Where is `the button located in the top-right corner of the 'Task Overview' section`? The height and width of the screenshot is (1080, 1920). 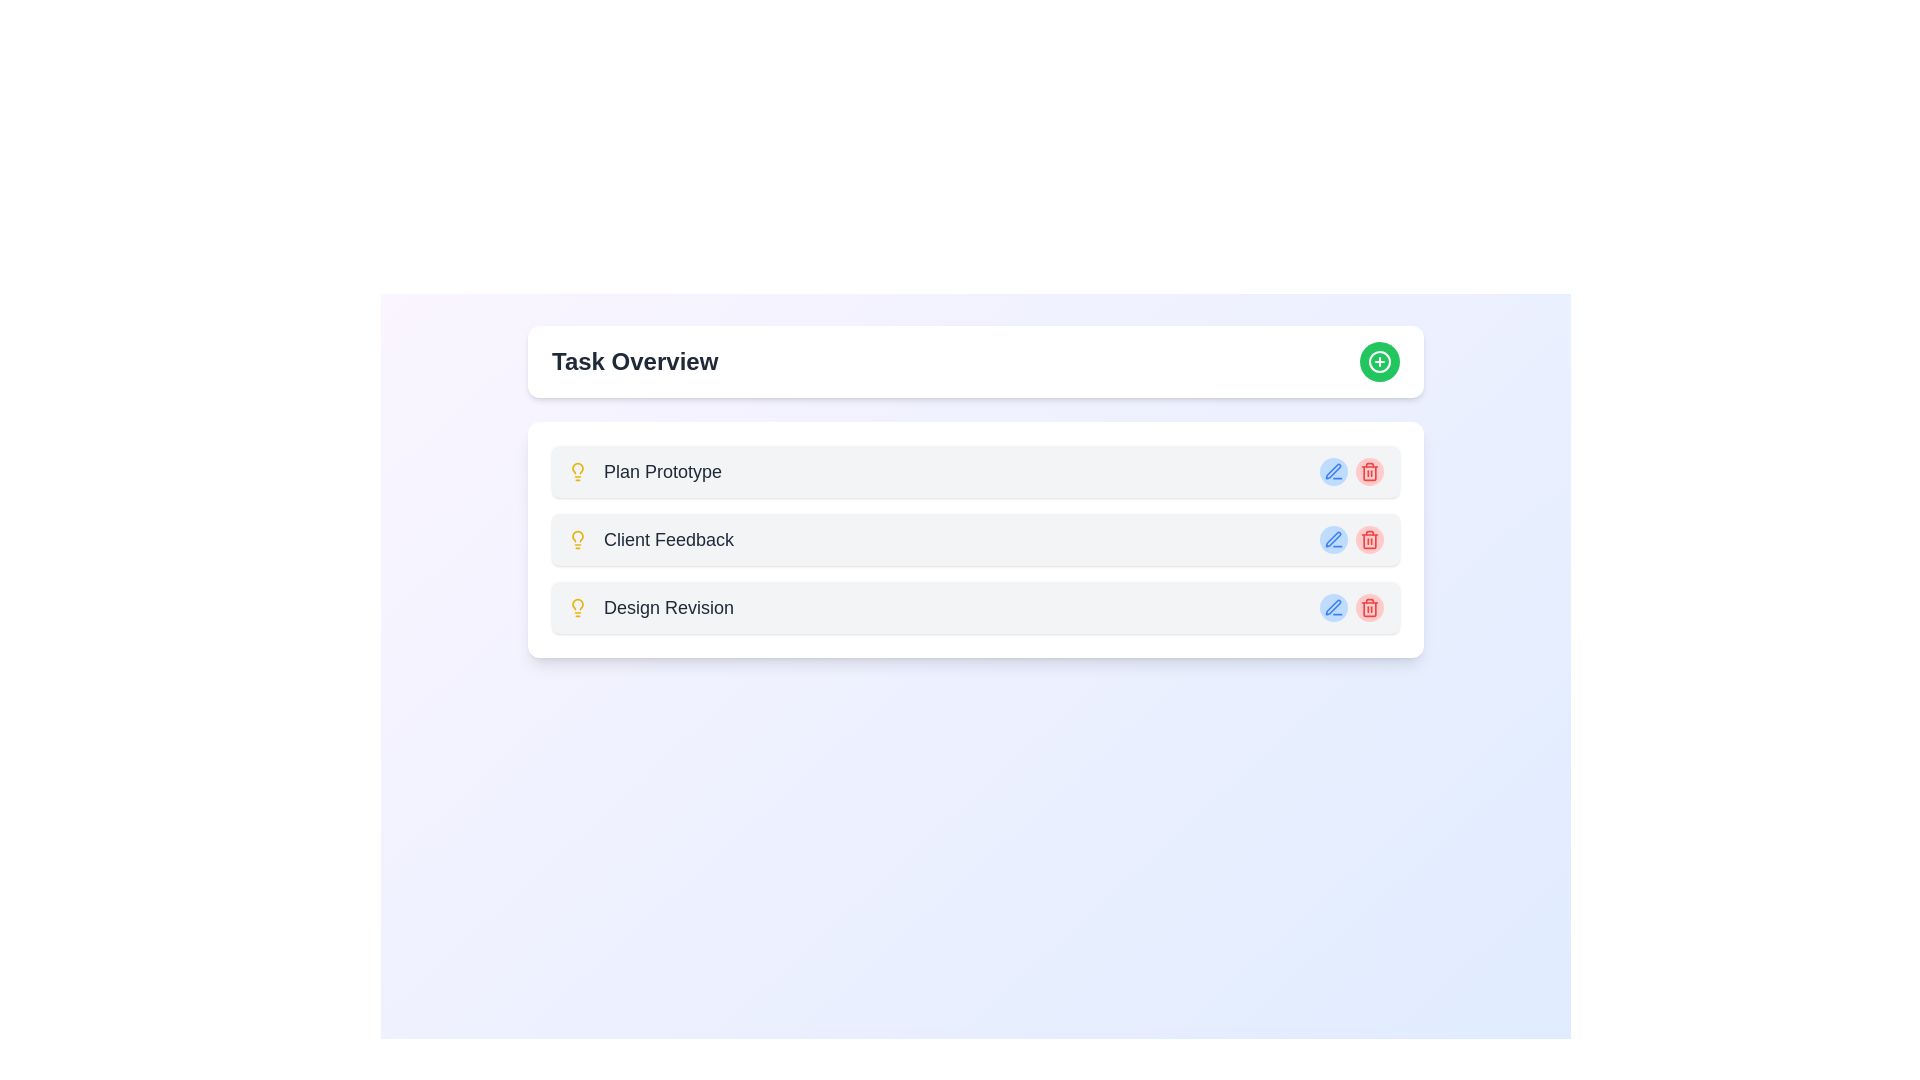
the button located in the top-right corner of the 'Task Overview' section is located at coordinates (1379, 362).